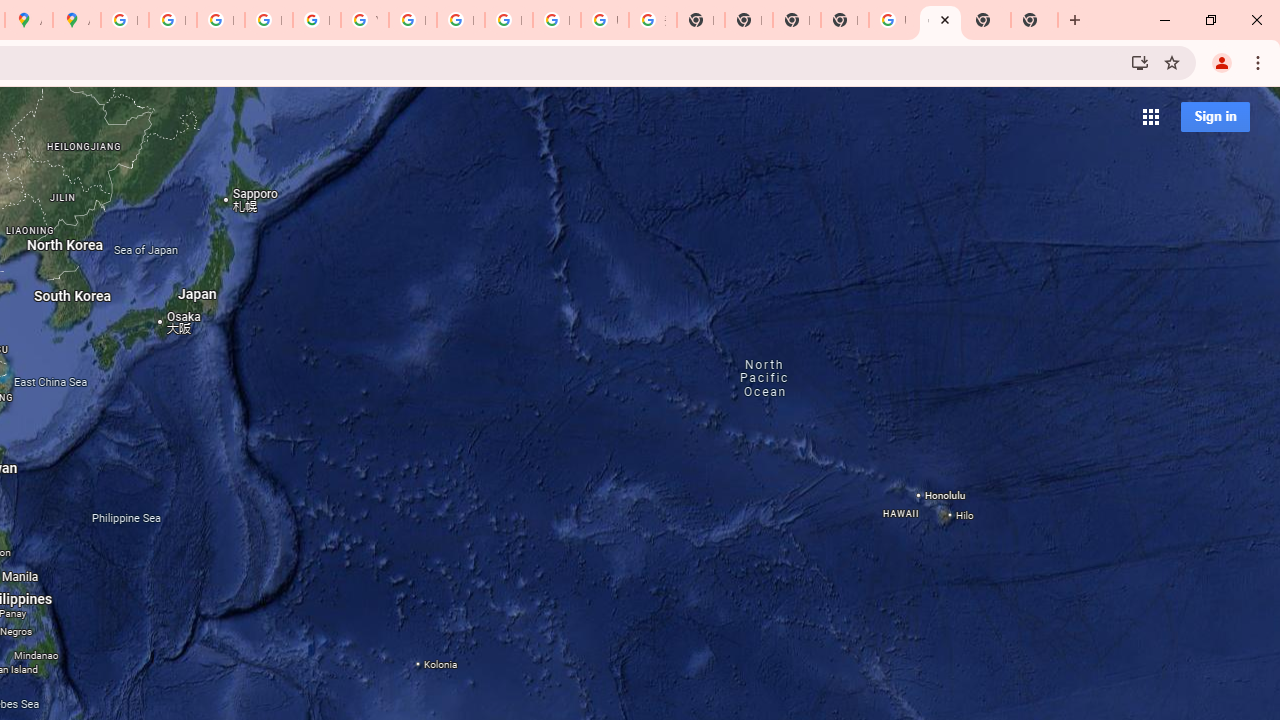 This screenshot has height=720, width=1280. Describe the element at coordinates (1214, 116) in the screenshot. I see `'Sign in'` at that location.